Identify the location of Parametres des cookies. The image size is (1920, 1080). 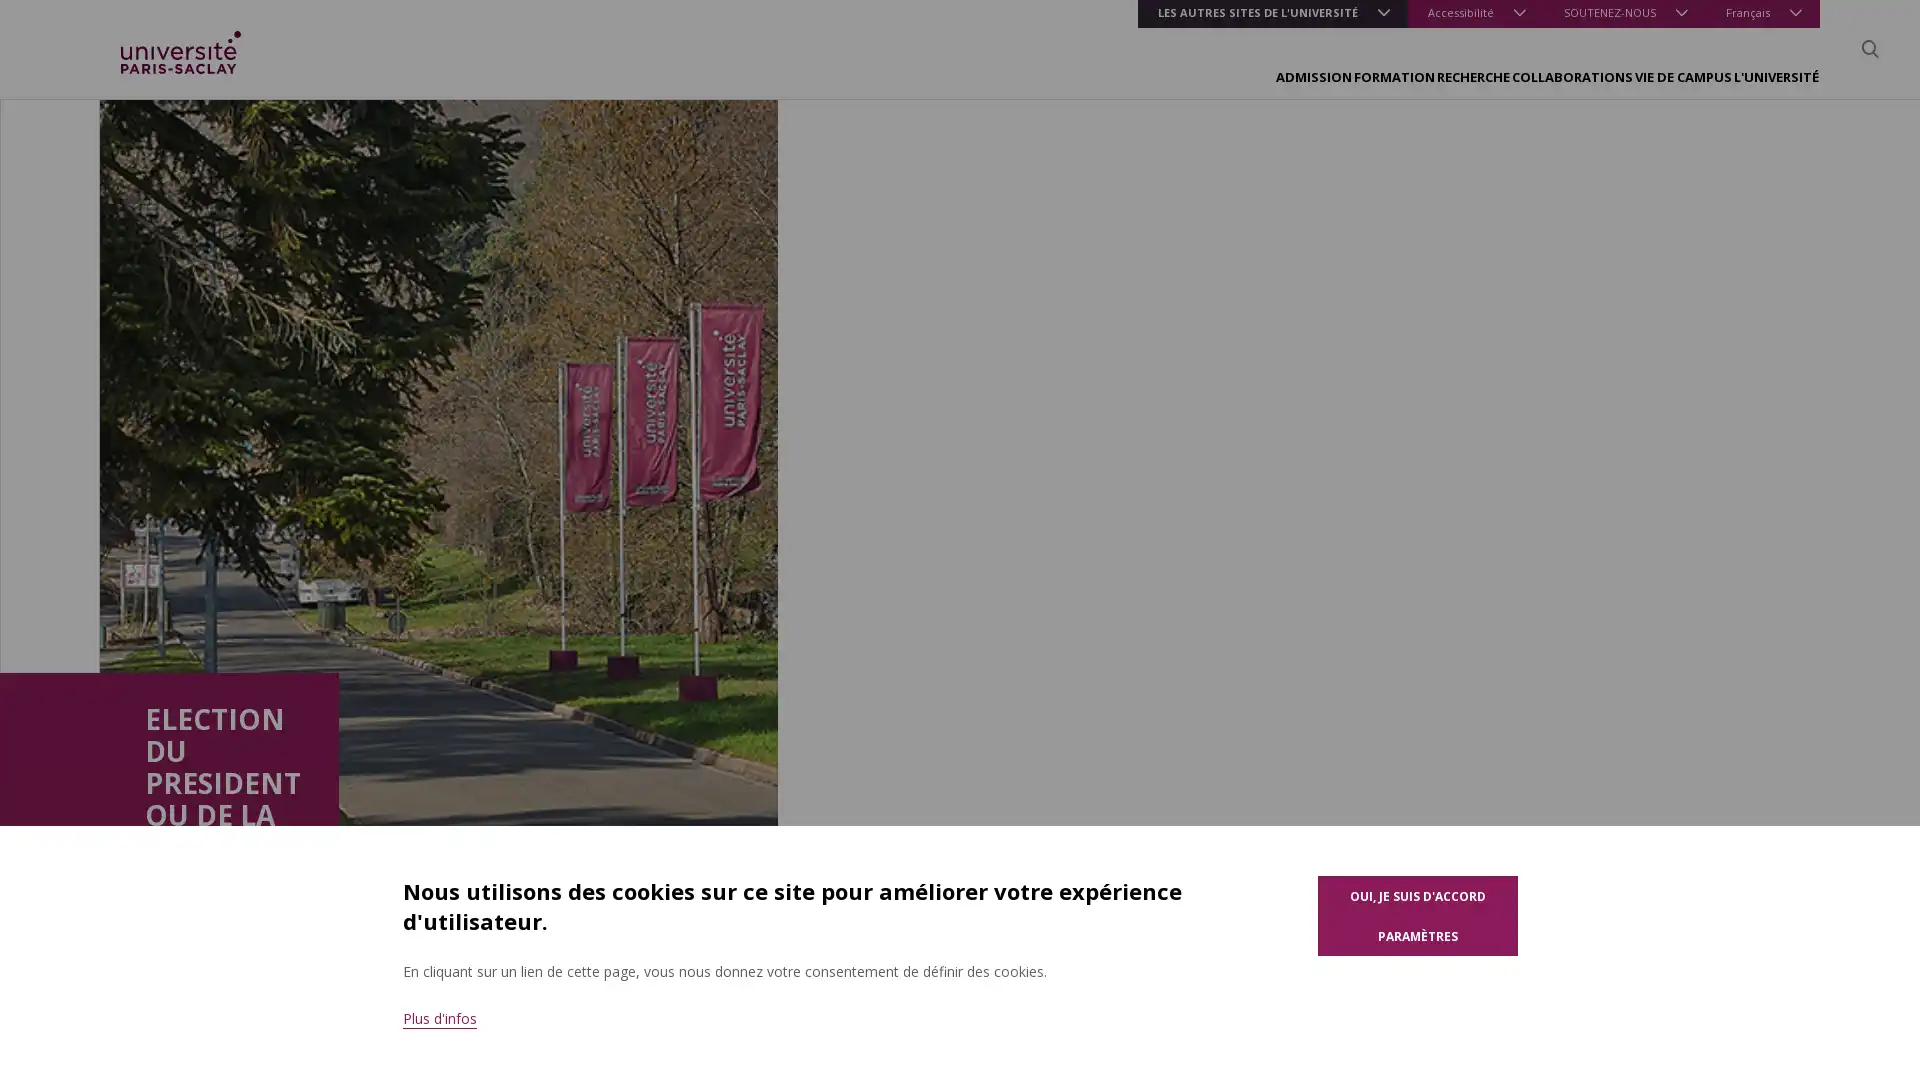
(1415, 950).